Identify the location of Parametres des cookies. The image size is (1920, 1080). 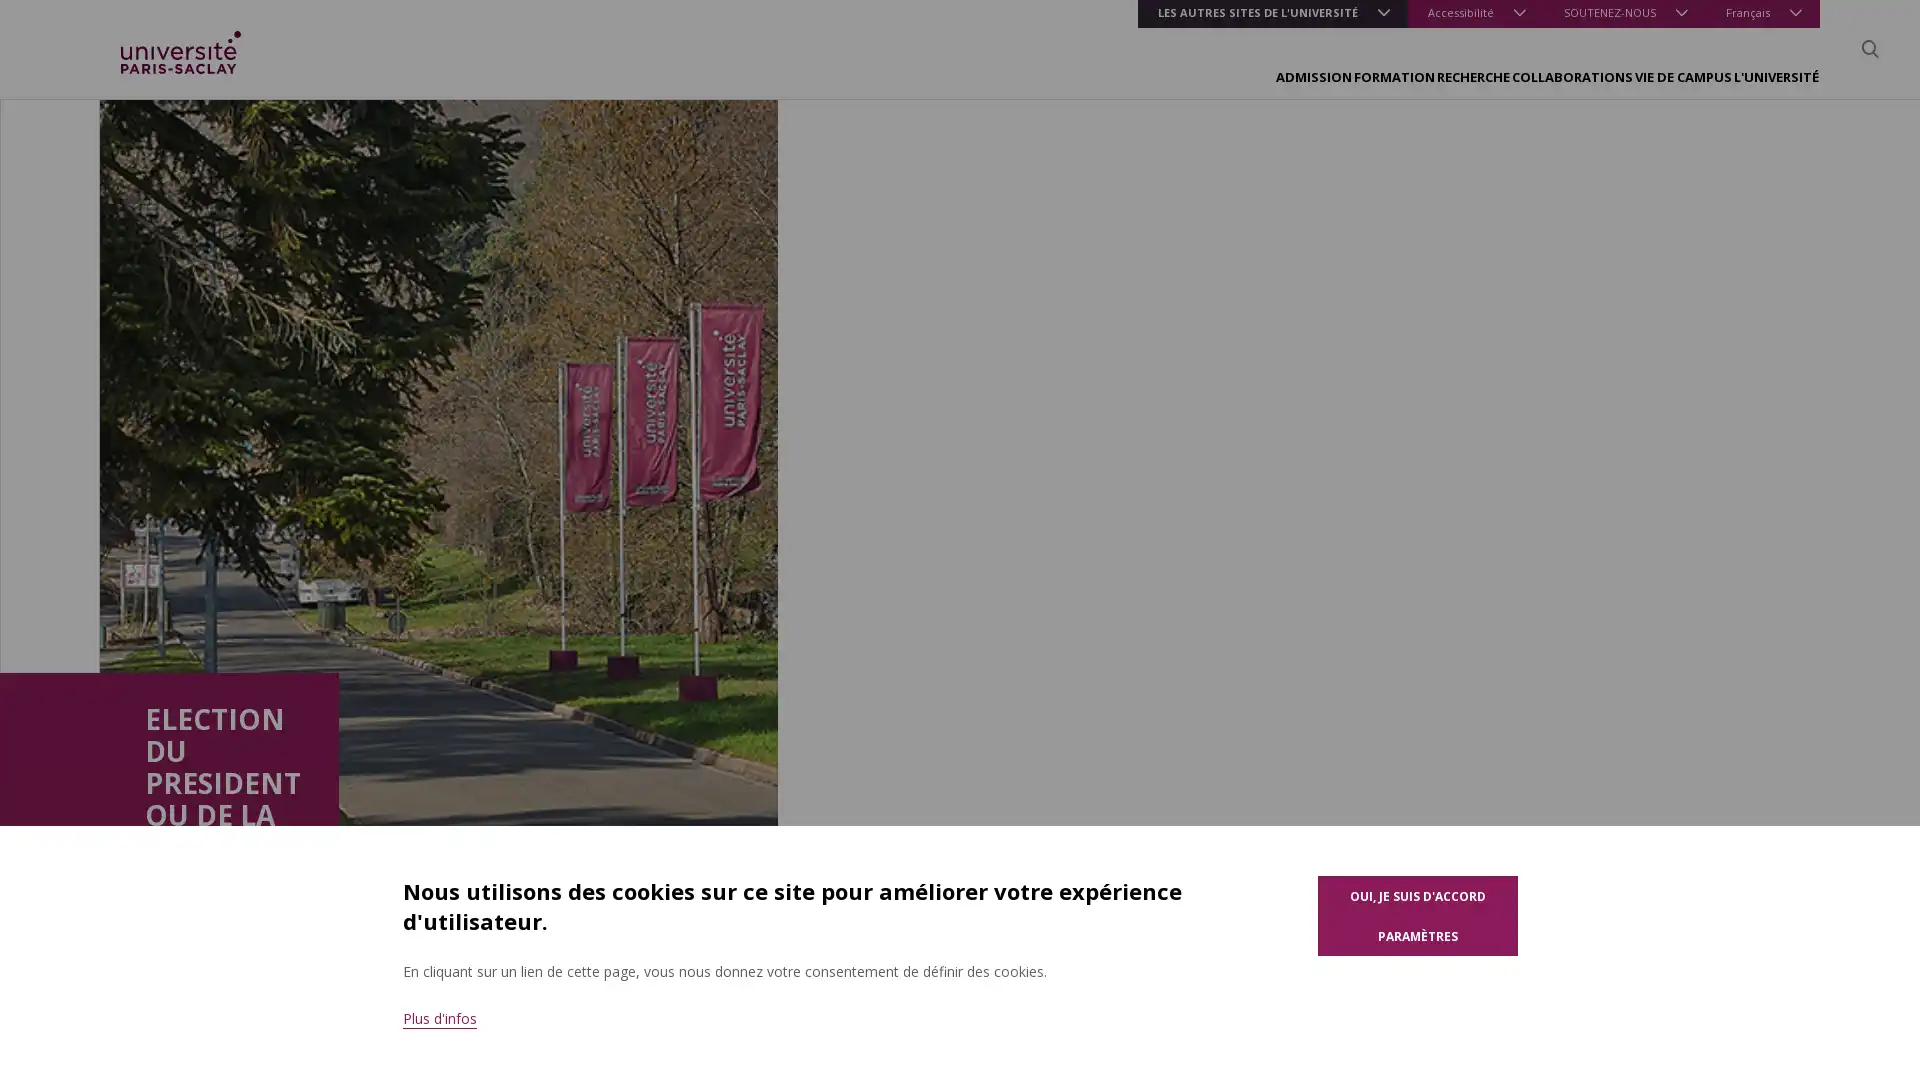
(1415, 950).